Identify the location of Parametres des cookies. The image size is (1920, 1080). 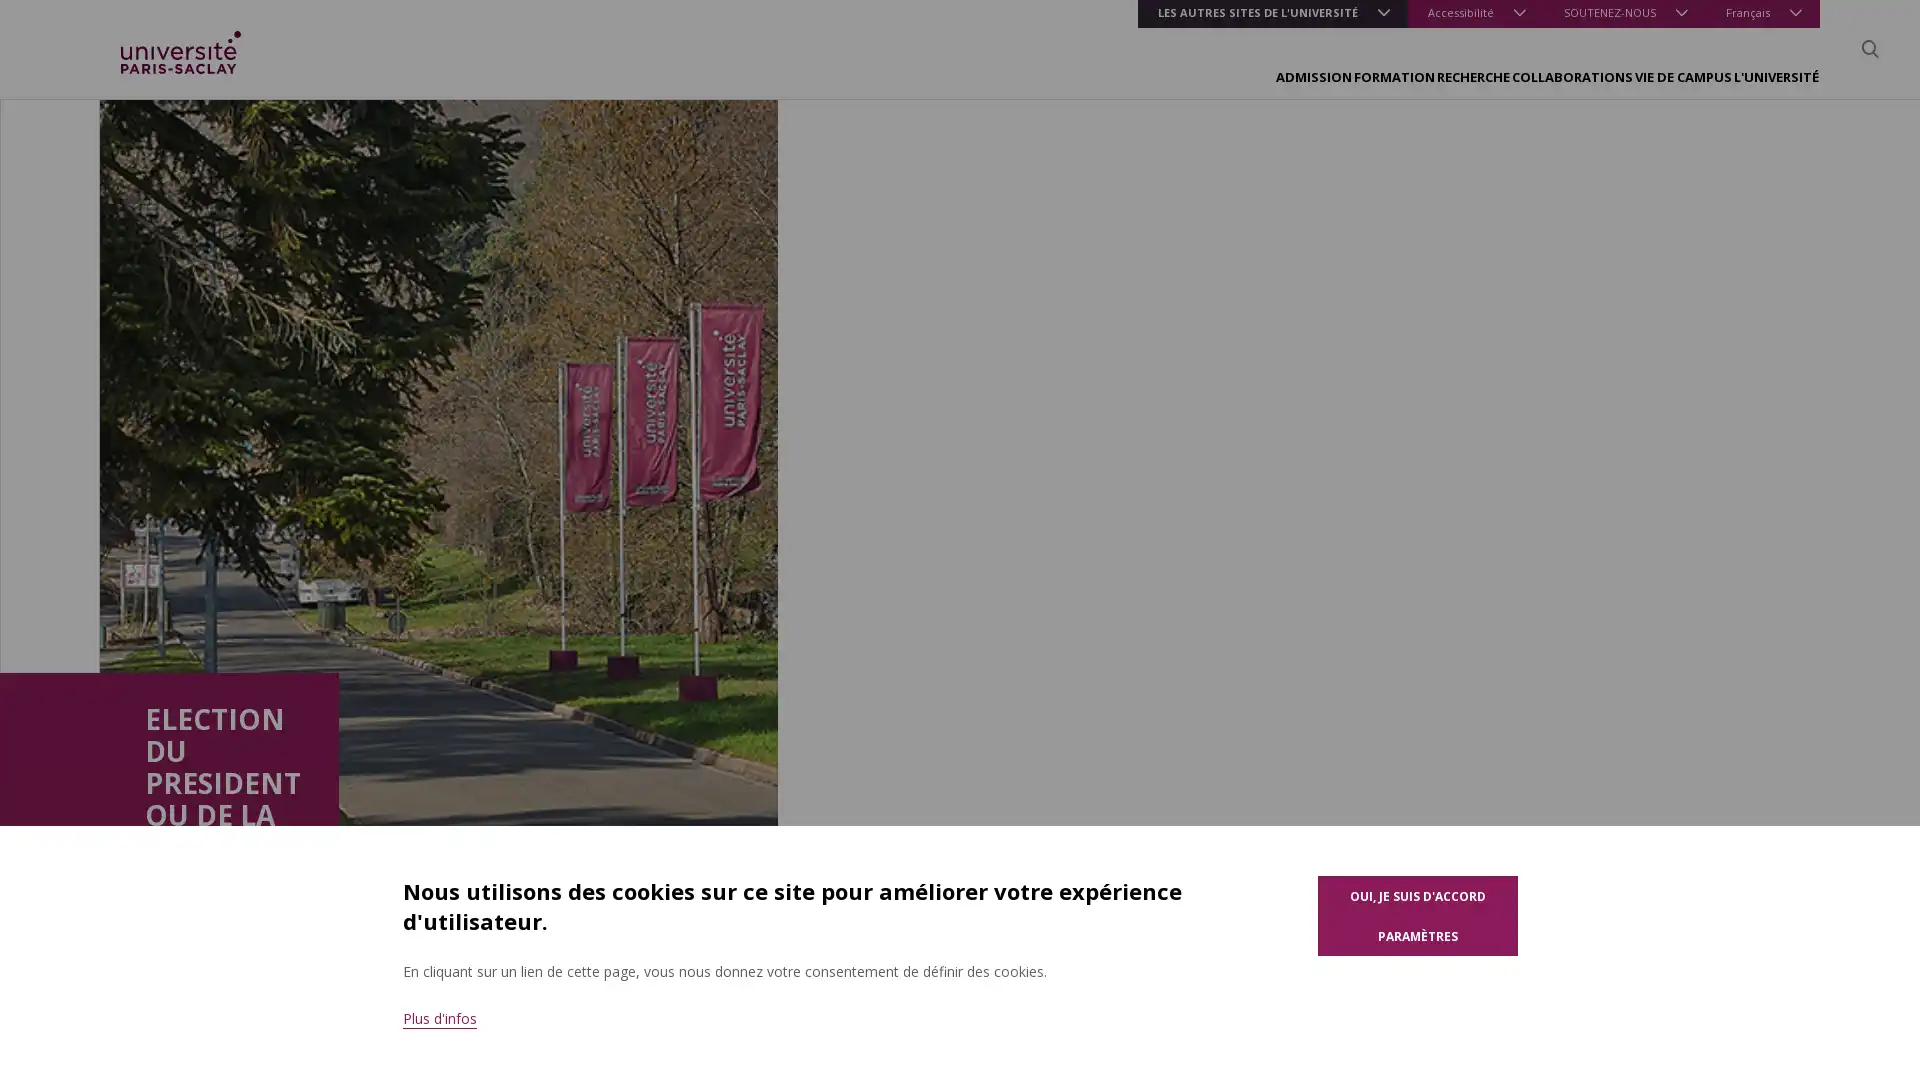
(1415, 950).